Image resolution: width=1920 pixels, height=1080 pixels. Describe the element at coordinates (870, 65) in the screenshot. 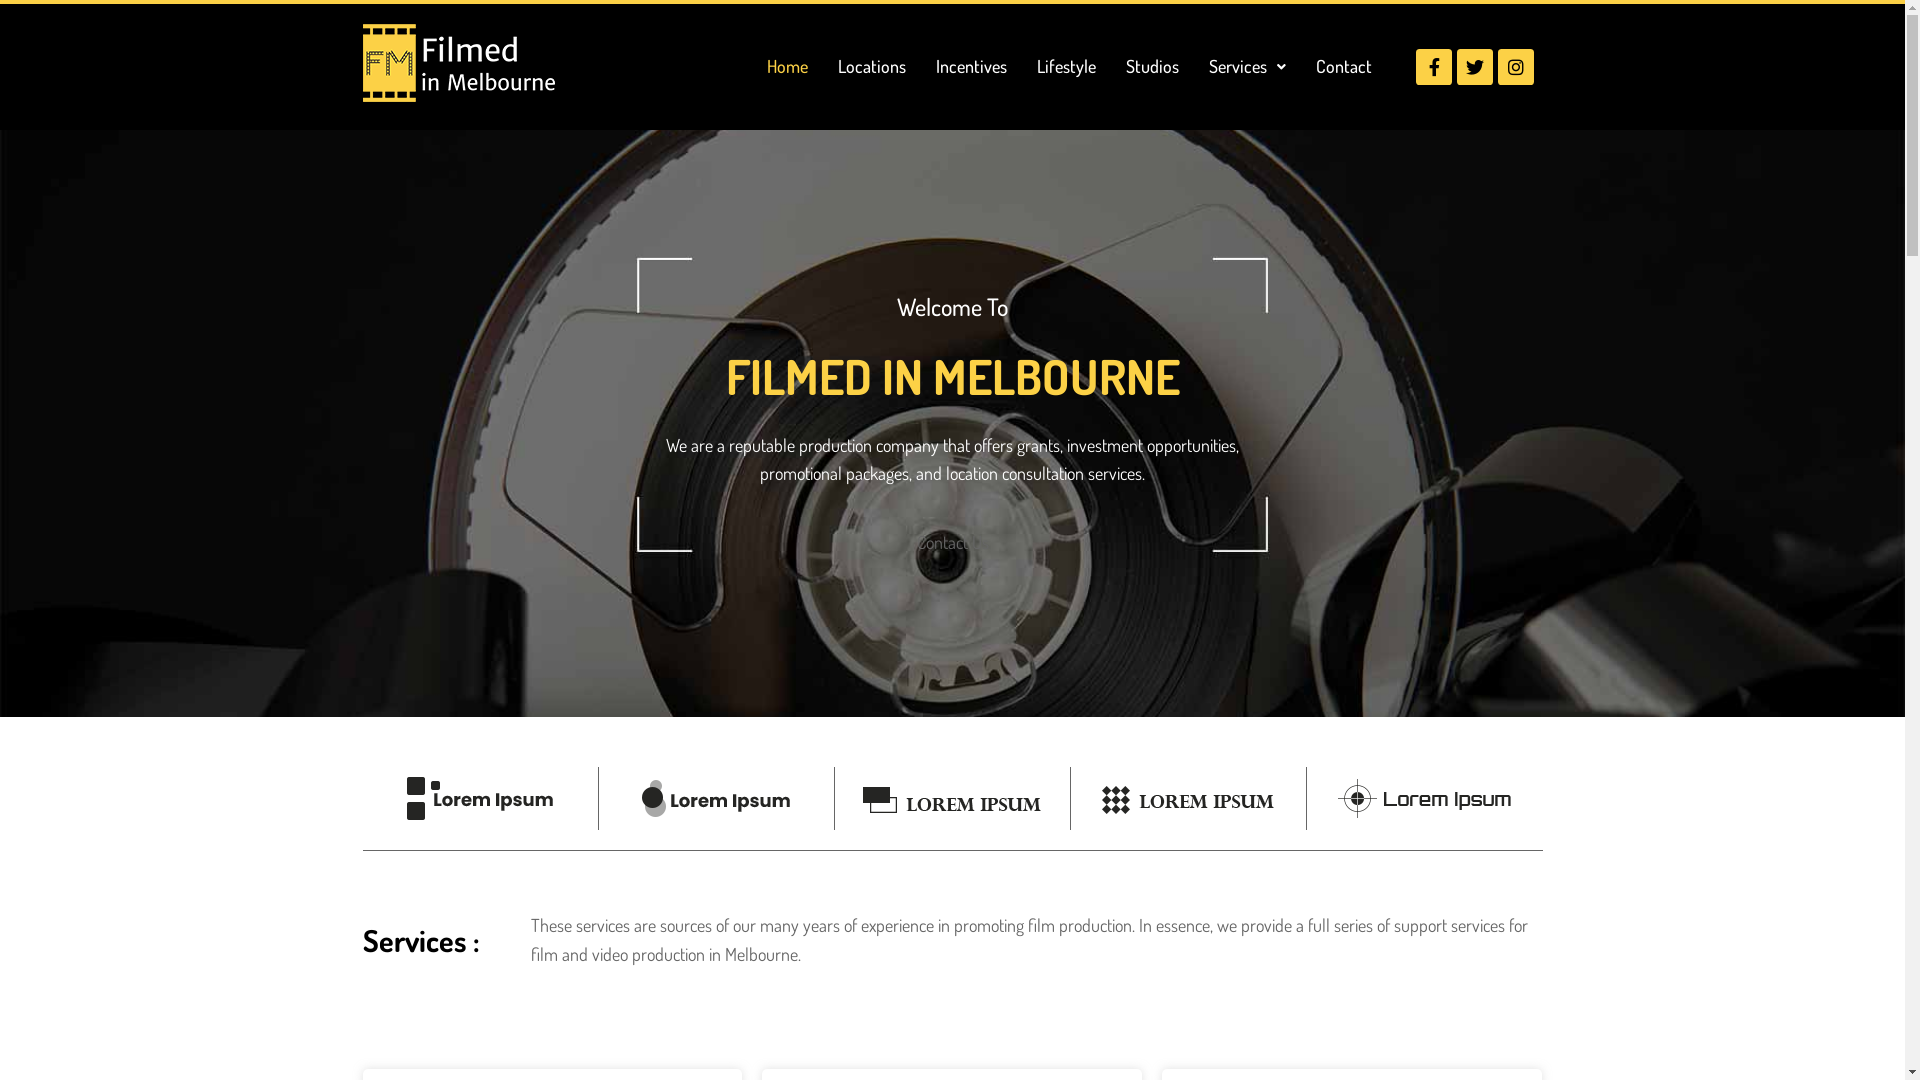

I see `'Locations'` at that location.